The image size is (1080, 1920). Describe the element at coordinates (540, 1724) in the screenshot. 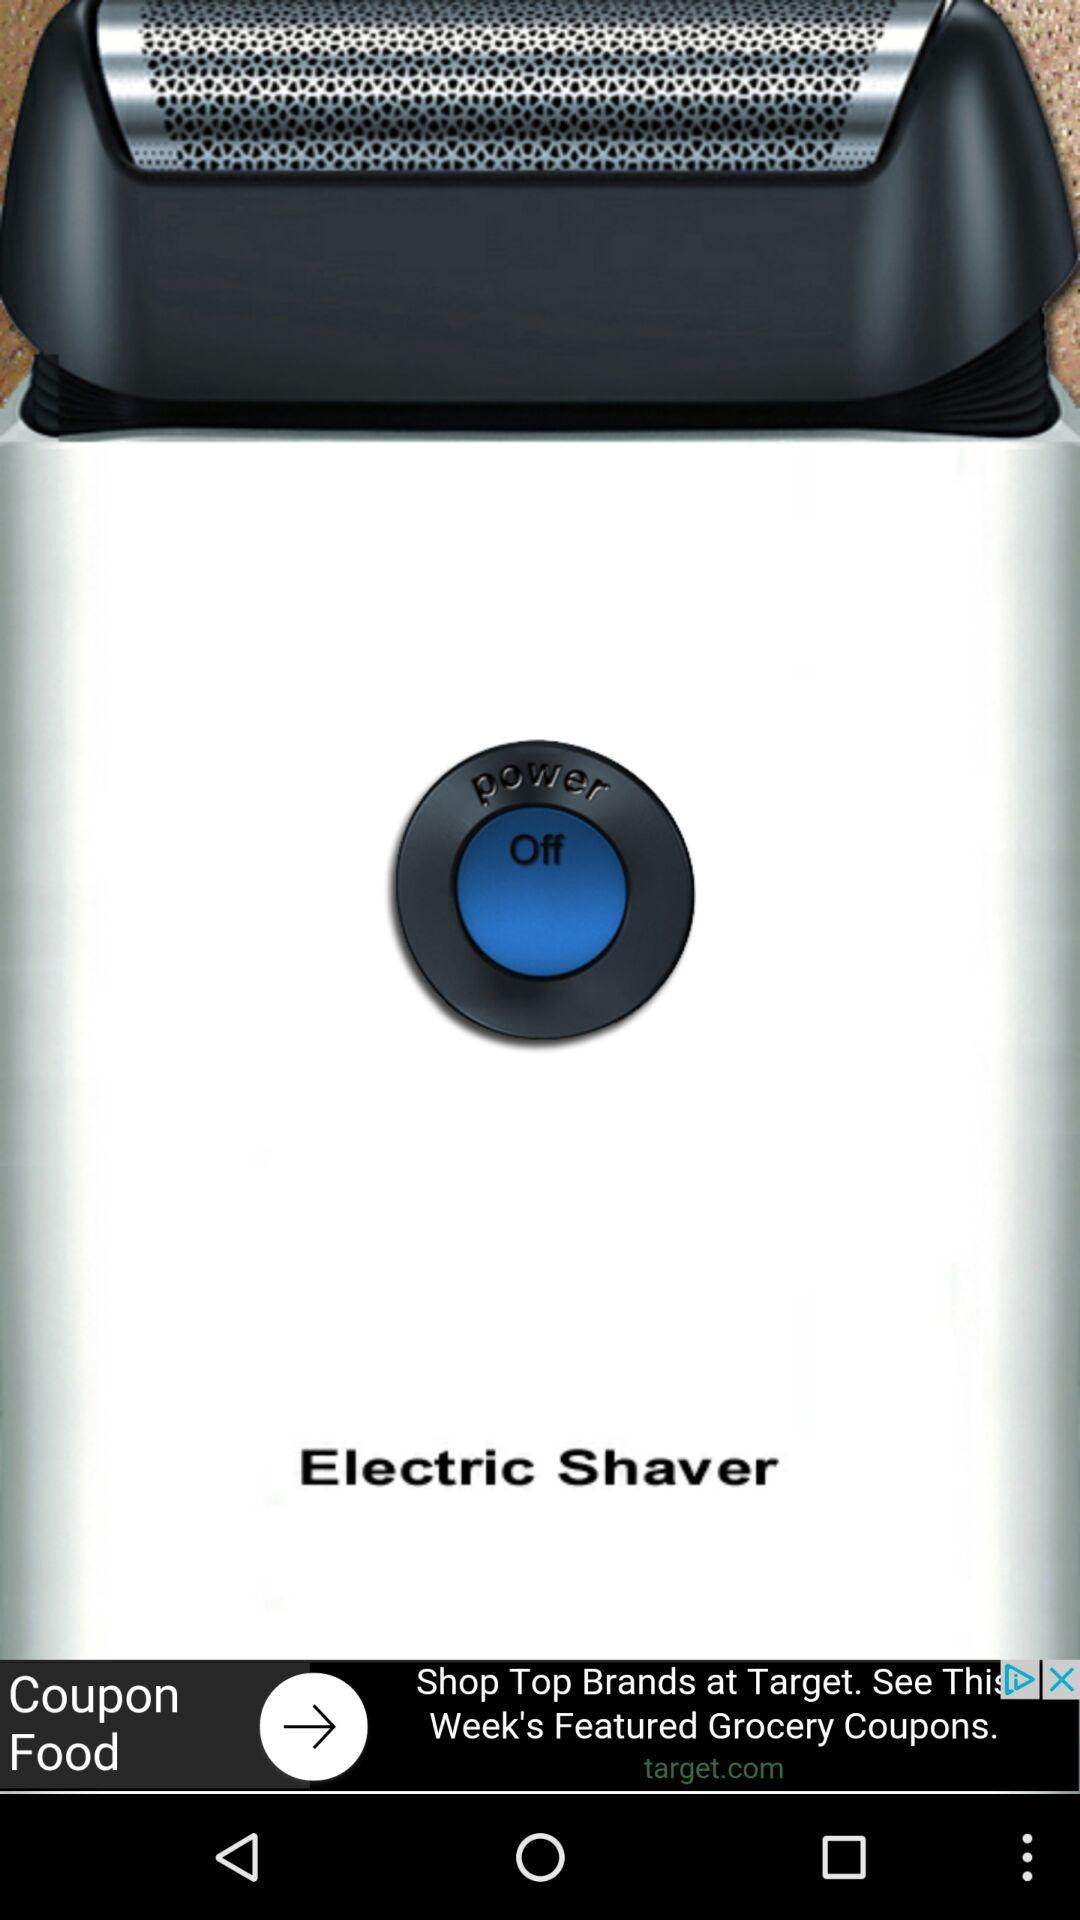

I see `advertisement` at that location.